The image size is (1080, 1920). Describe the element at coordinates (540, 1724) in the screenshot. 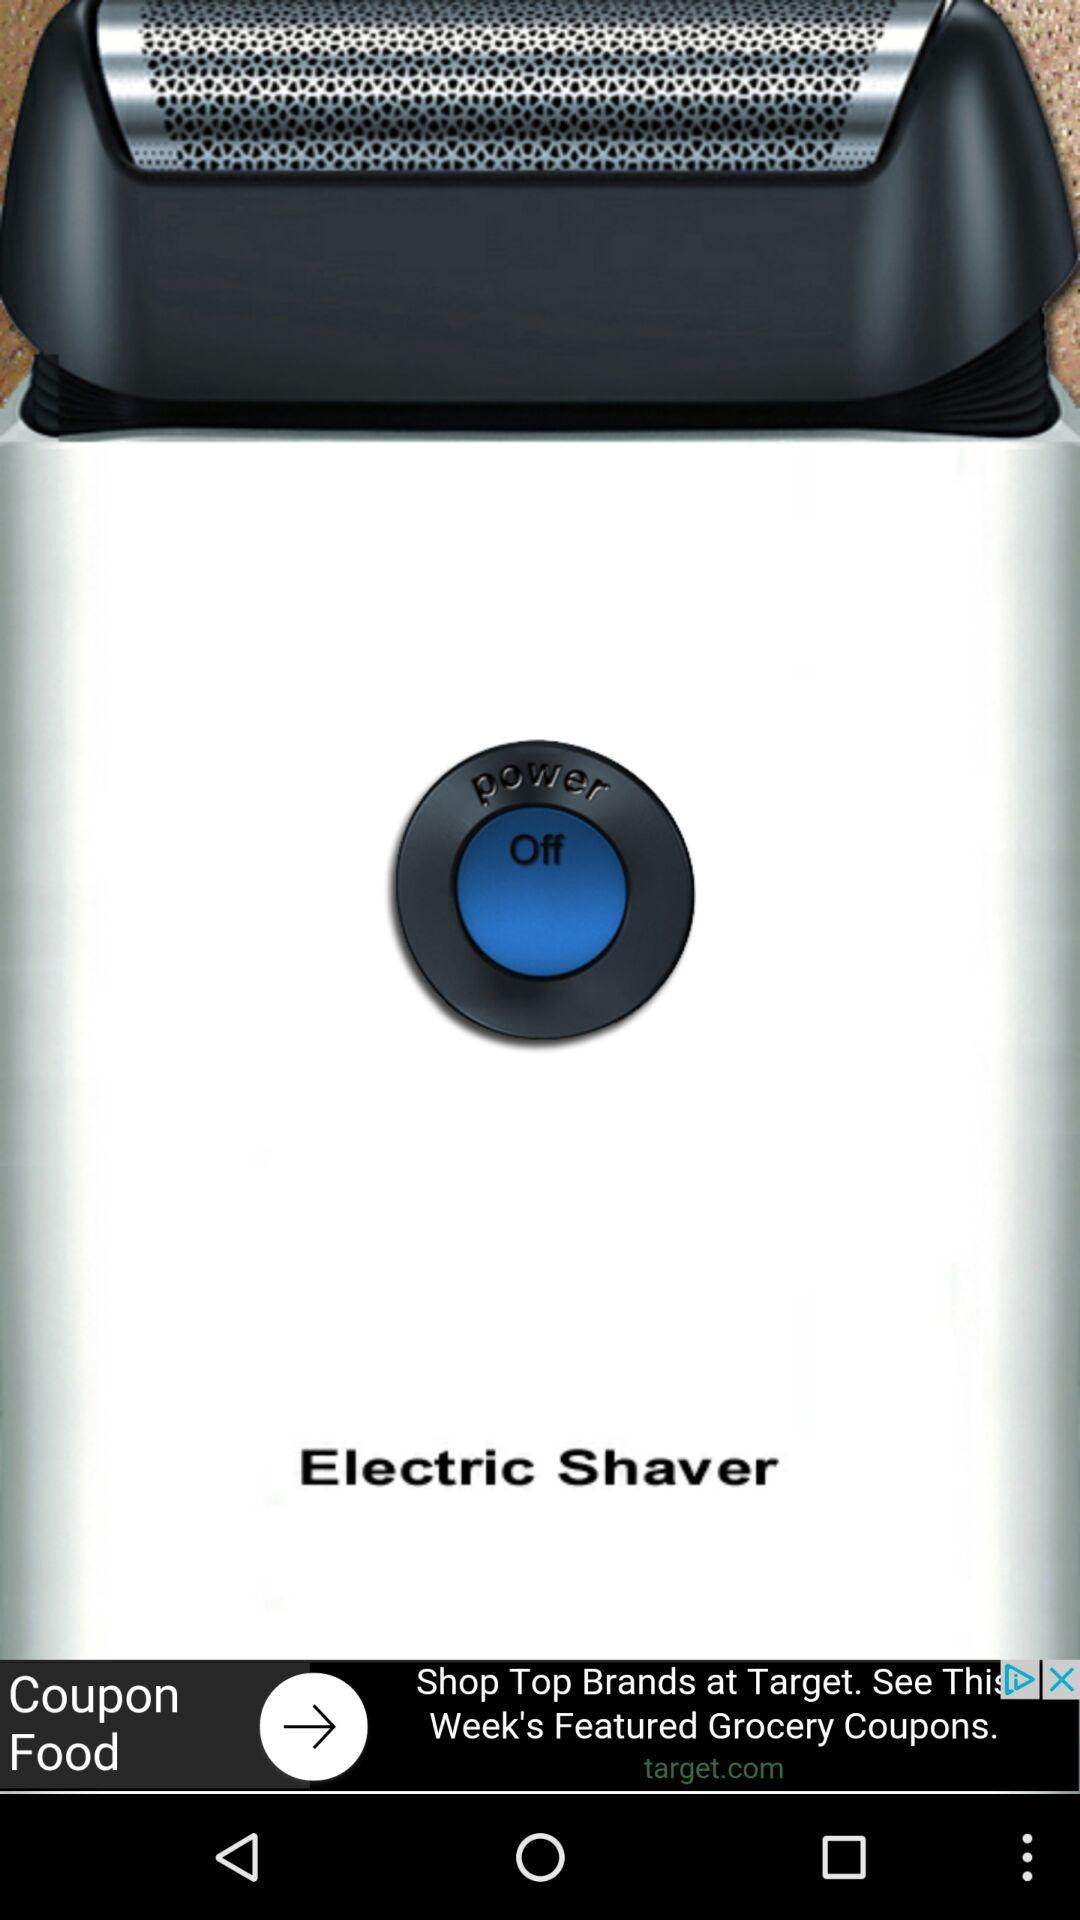

I see `advertisement` at that location.